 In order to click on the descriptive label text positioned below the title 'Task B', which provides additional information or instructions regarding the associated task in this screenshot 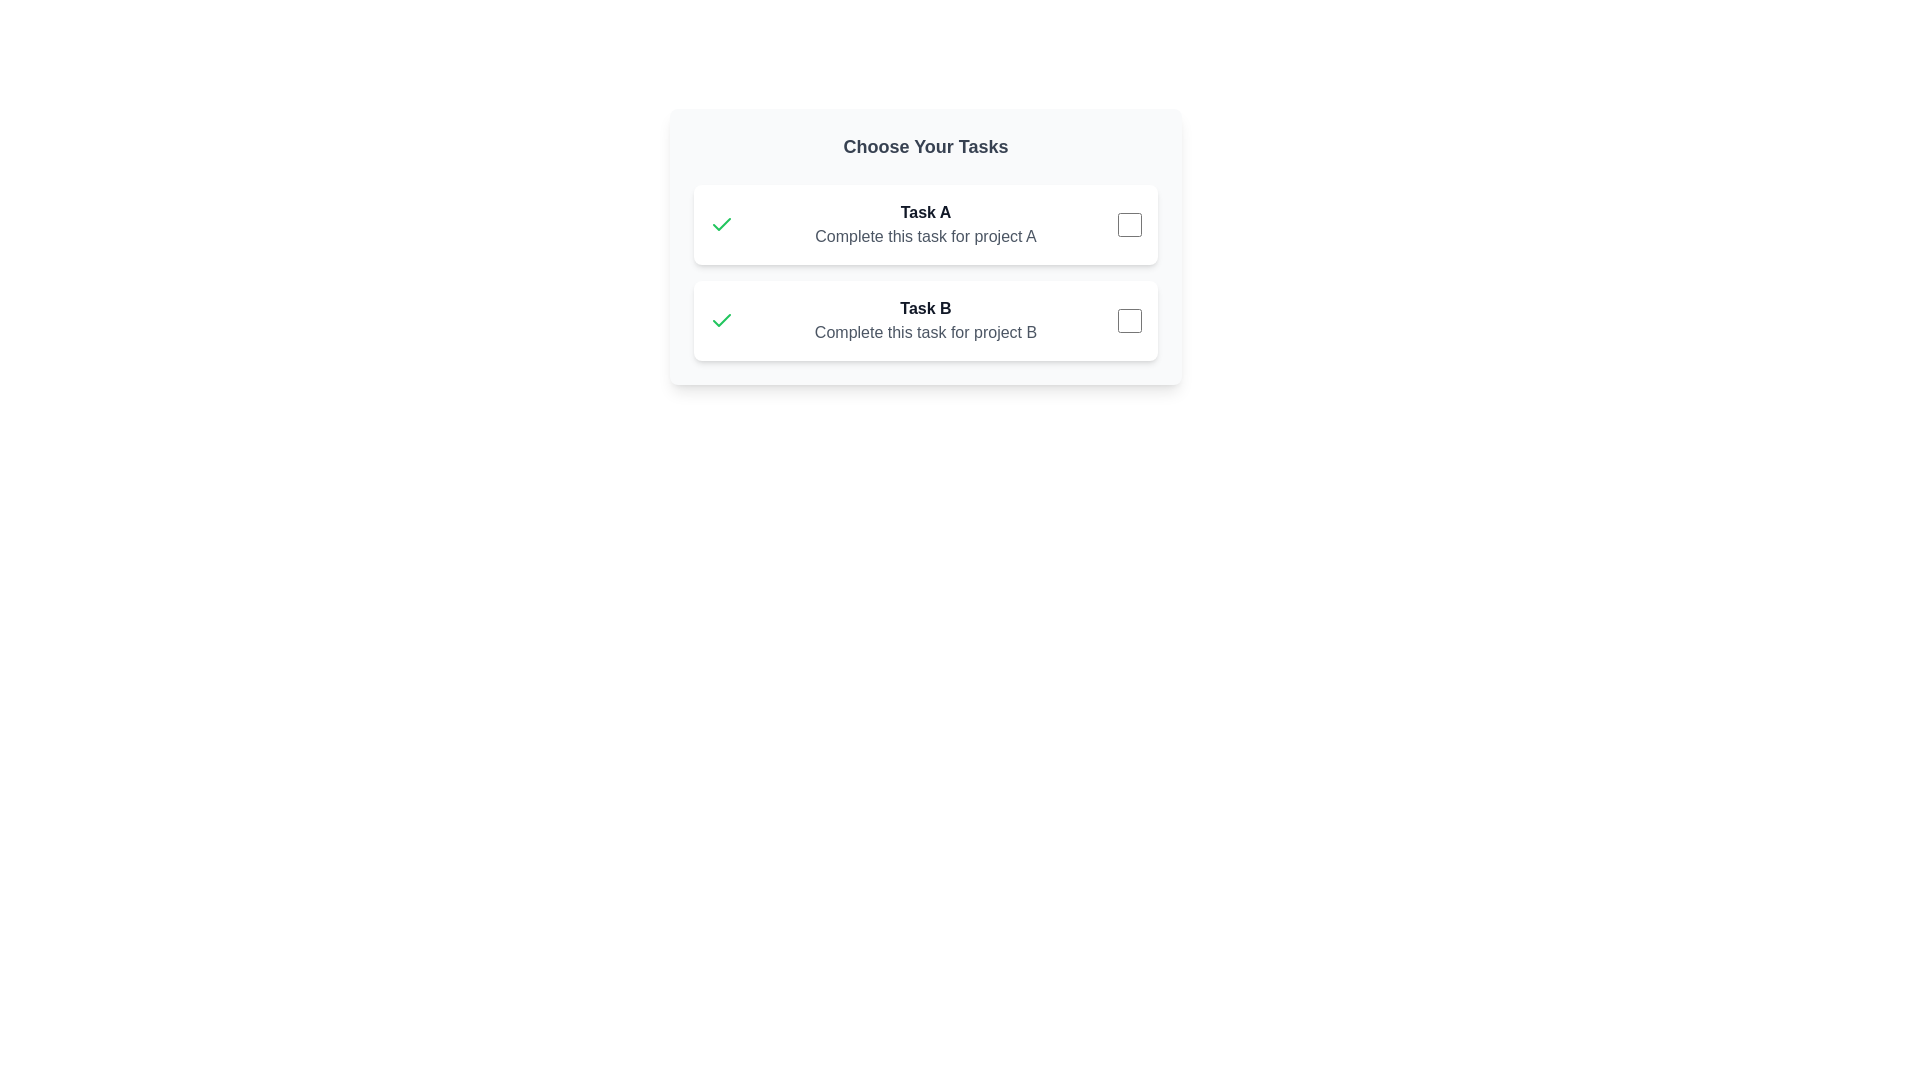, I will do `click(925, 331)`.